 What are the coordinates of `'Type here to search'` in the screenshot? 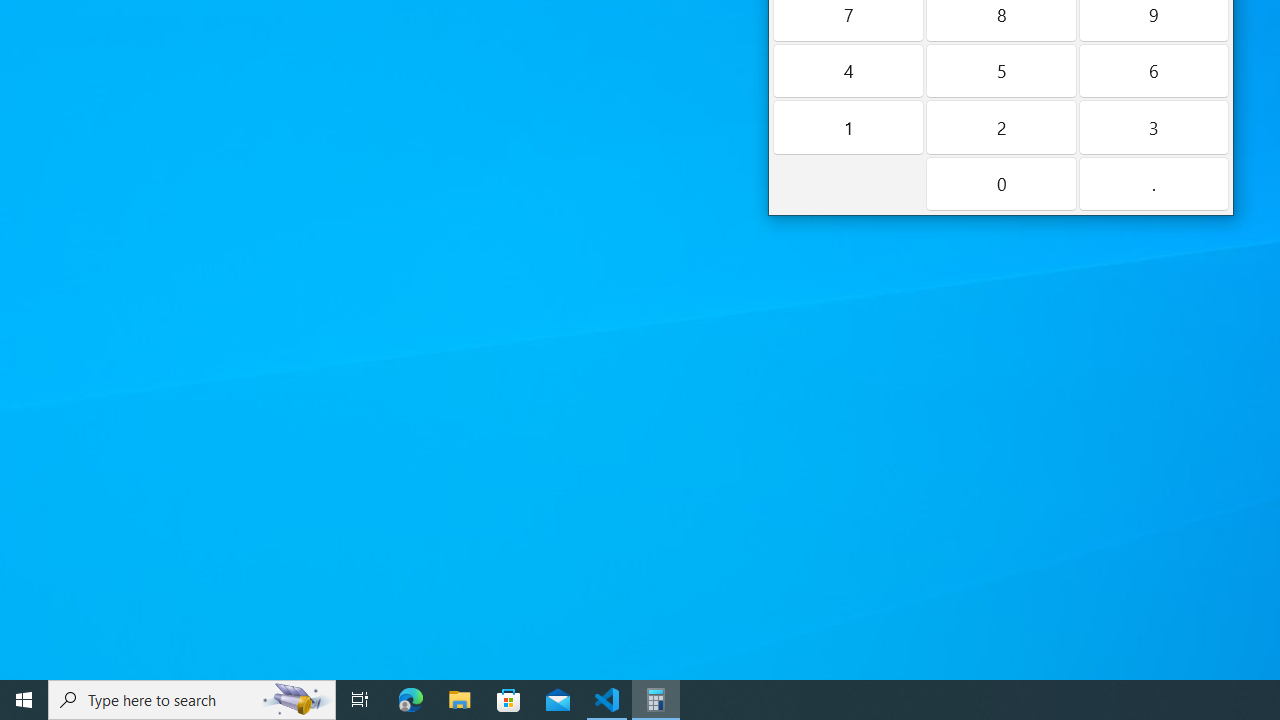 It's located at (192, 698).